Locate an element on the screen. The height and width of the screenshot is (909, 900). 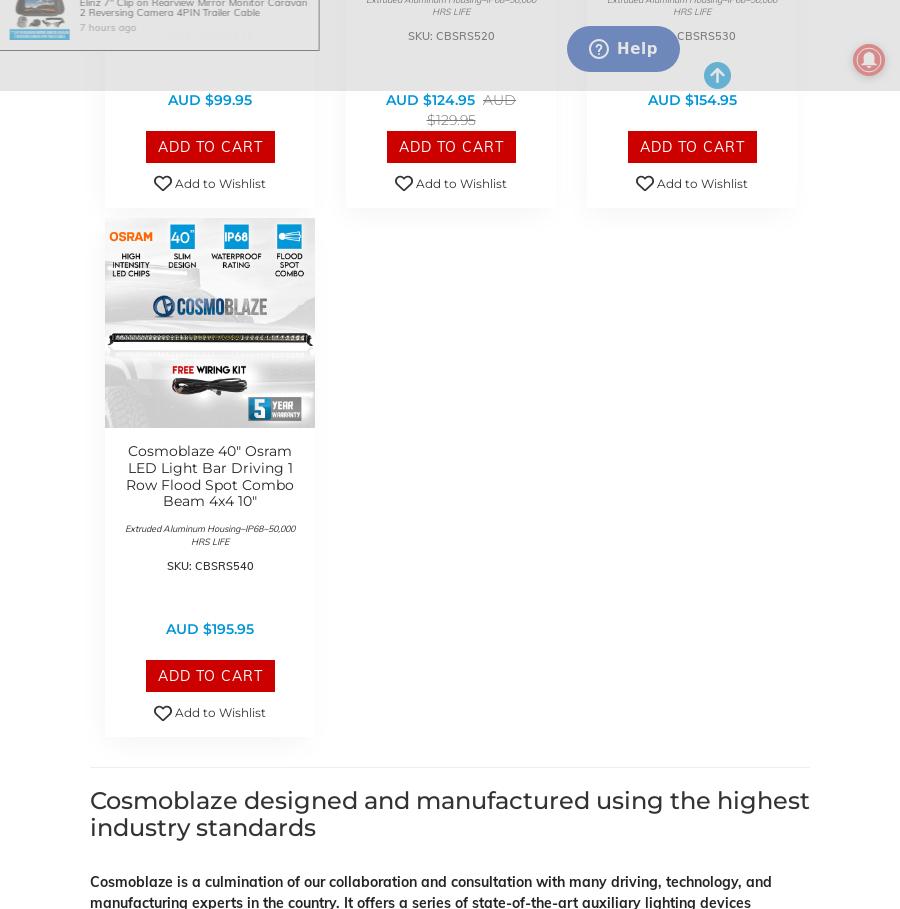
'SKU: CBSRS510' is located at coordinates (209, 34).